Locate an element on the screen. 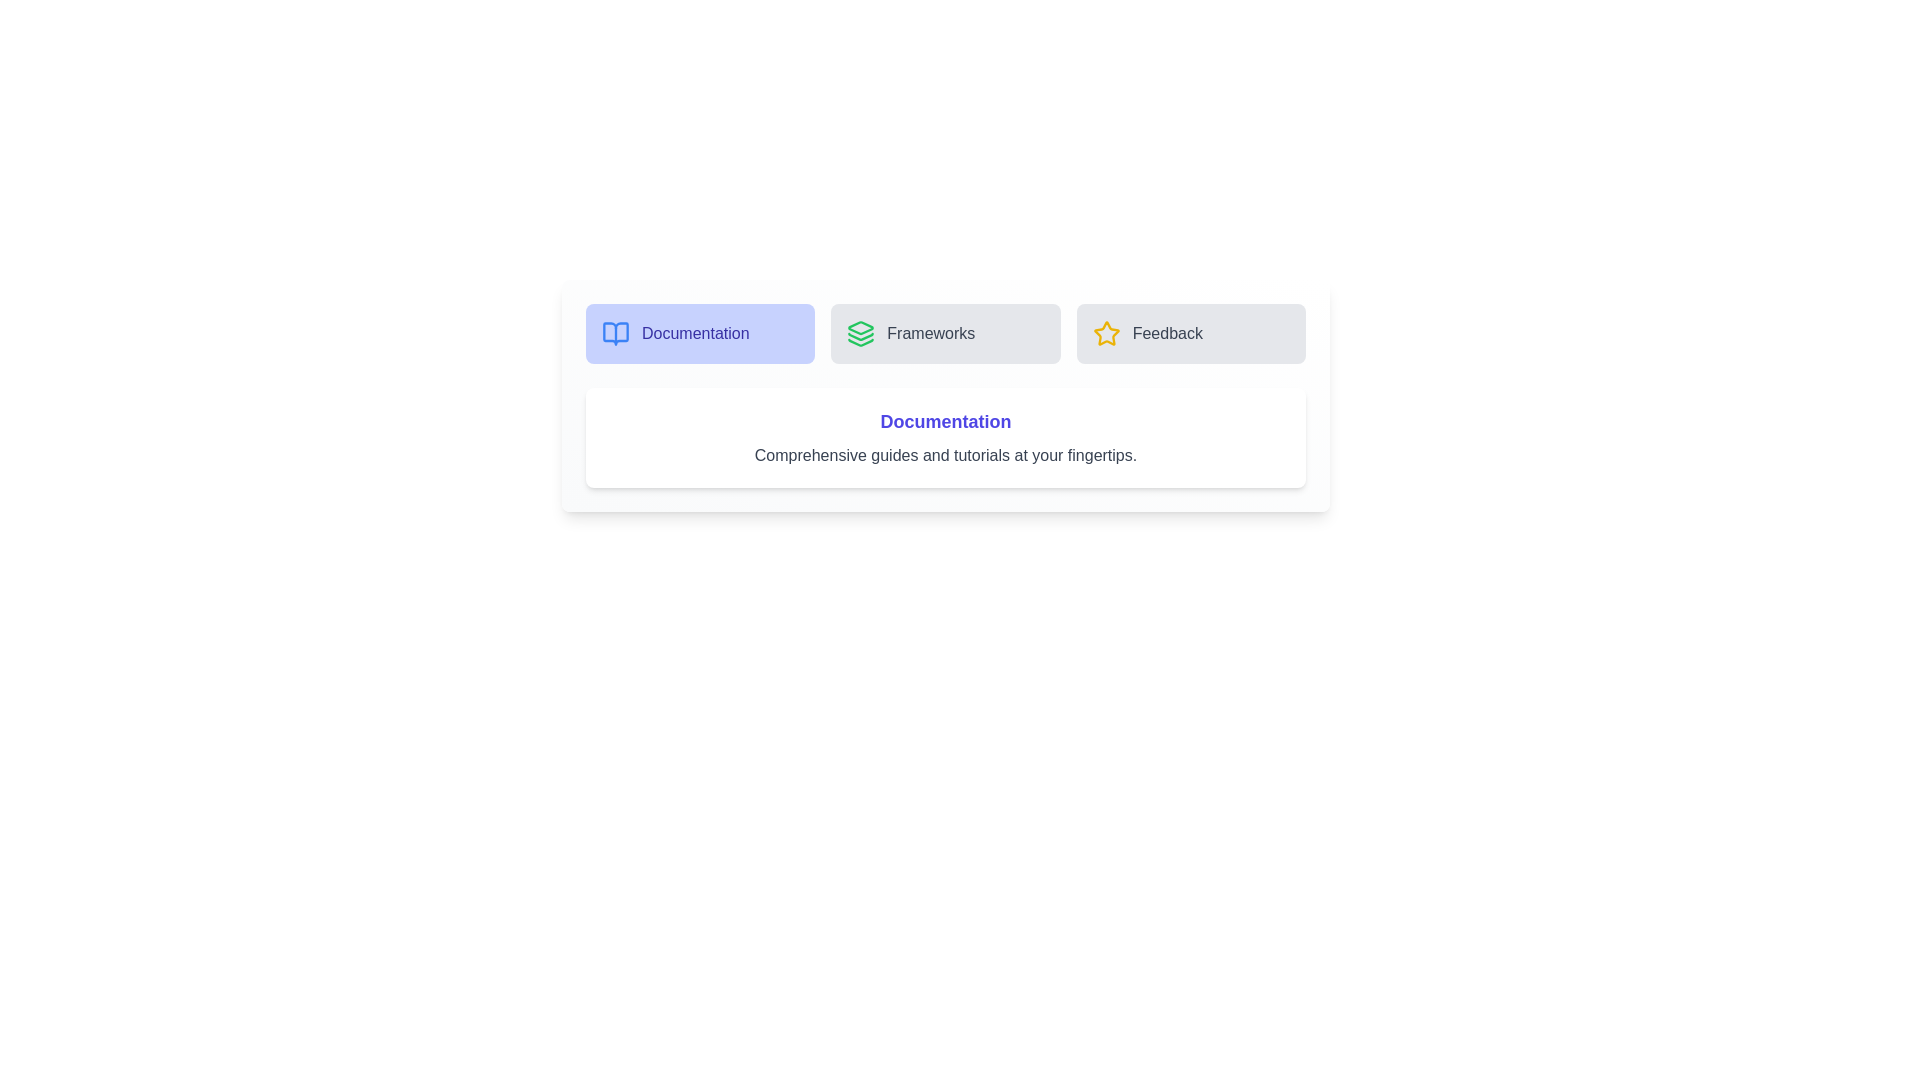 This screenshot has width=1920, height=1080. the Feedback tab to view its description is located at coordinates (1190, 333).